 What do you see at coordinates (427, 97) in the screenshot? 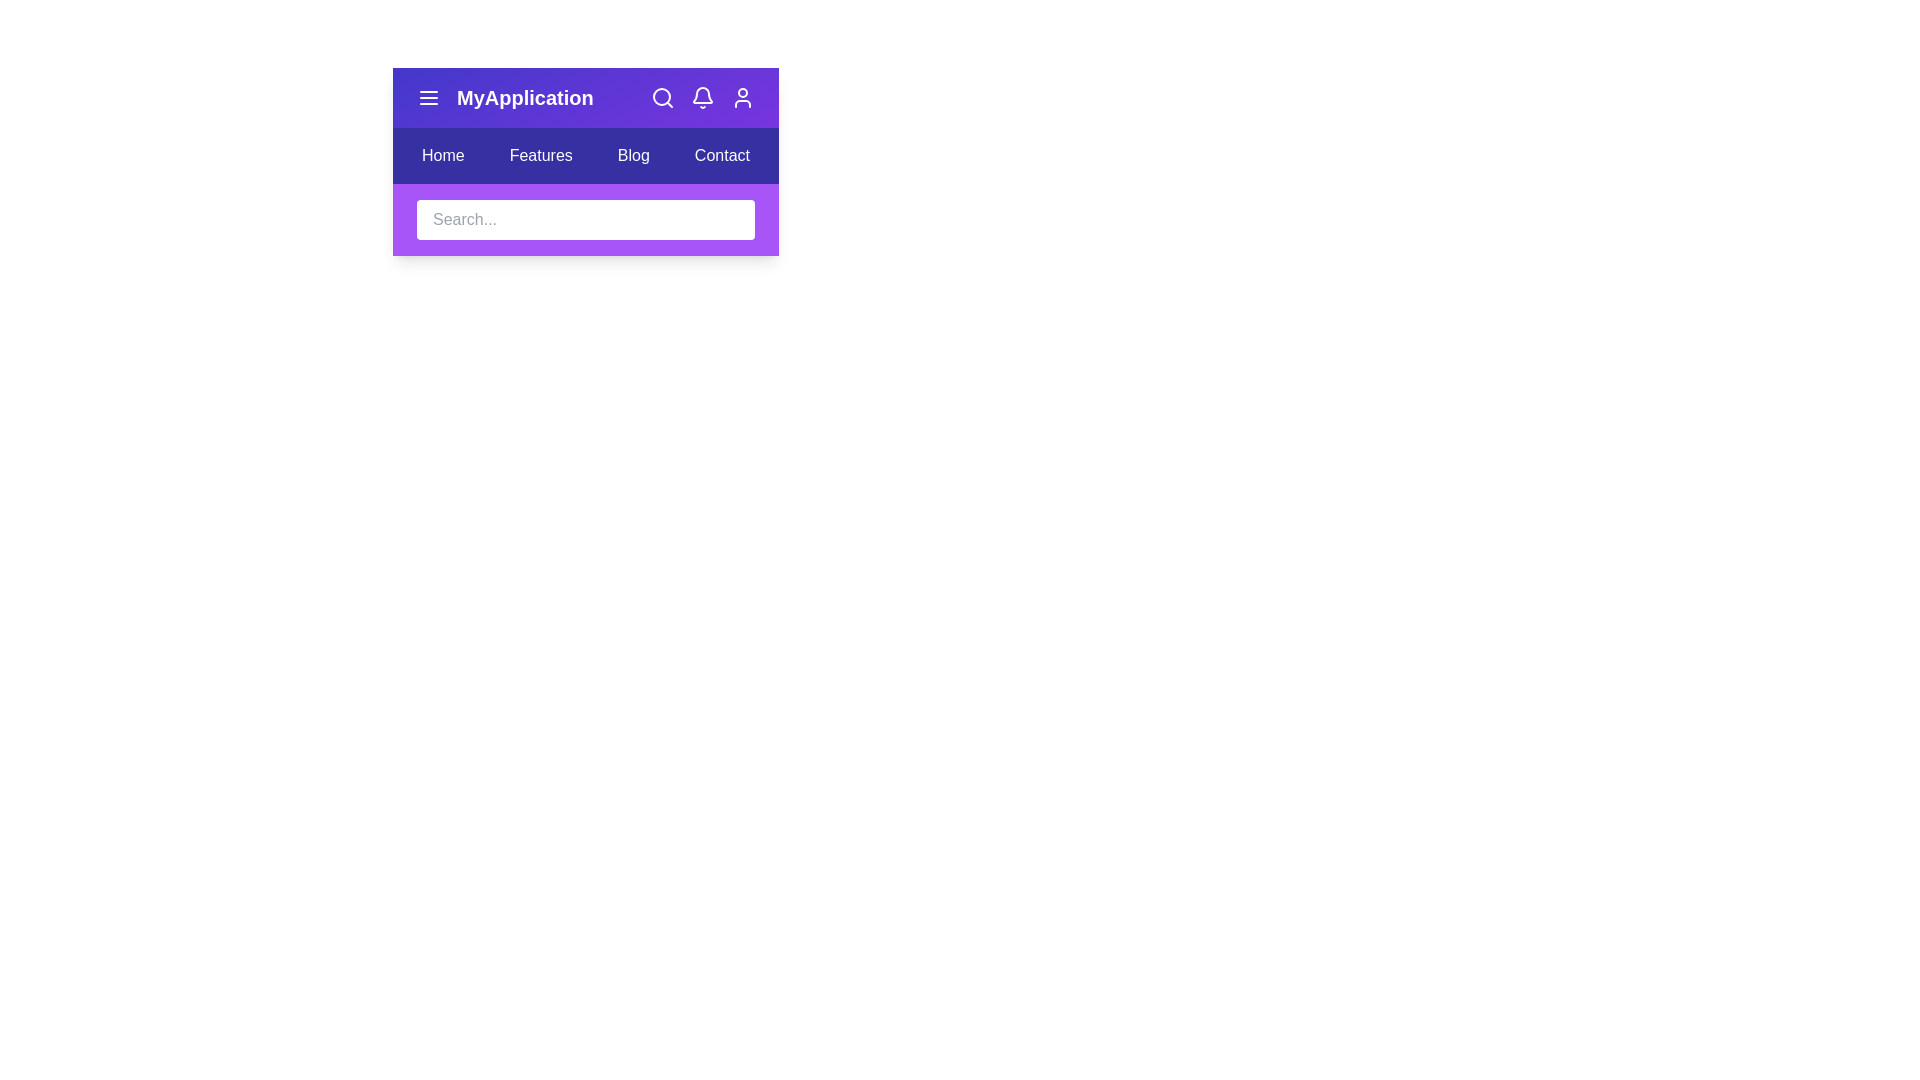
I see `the interactive element menu_button` at bounding box center [427, 97].